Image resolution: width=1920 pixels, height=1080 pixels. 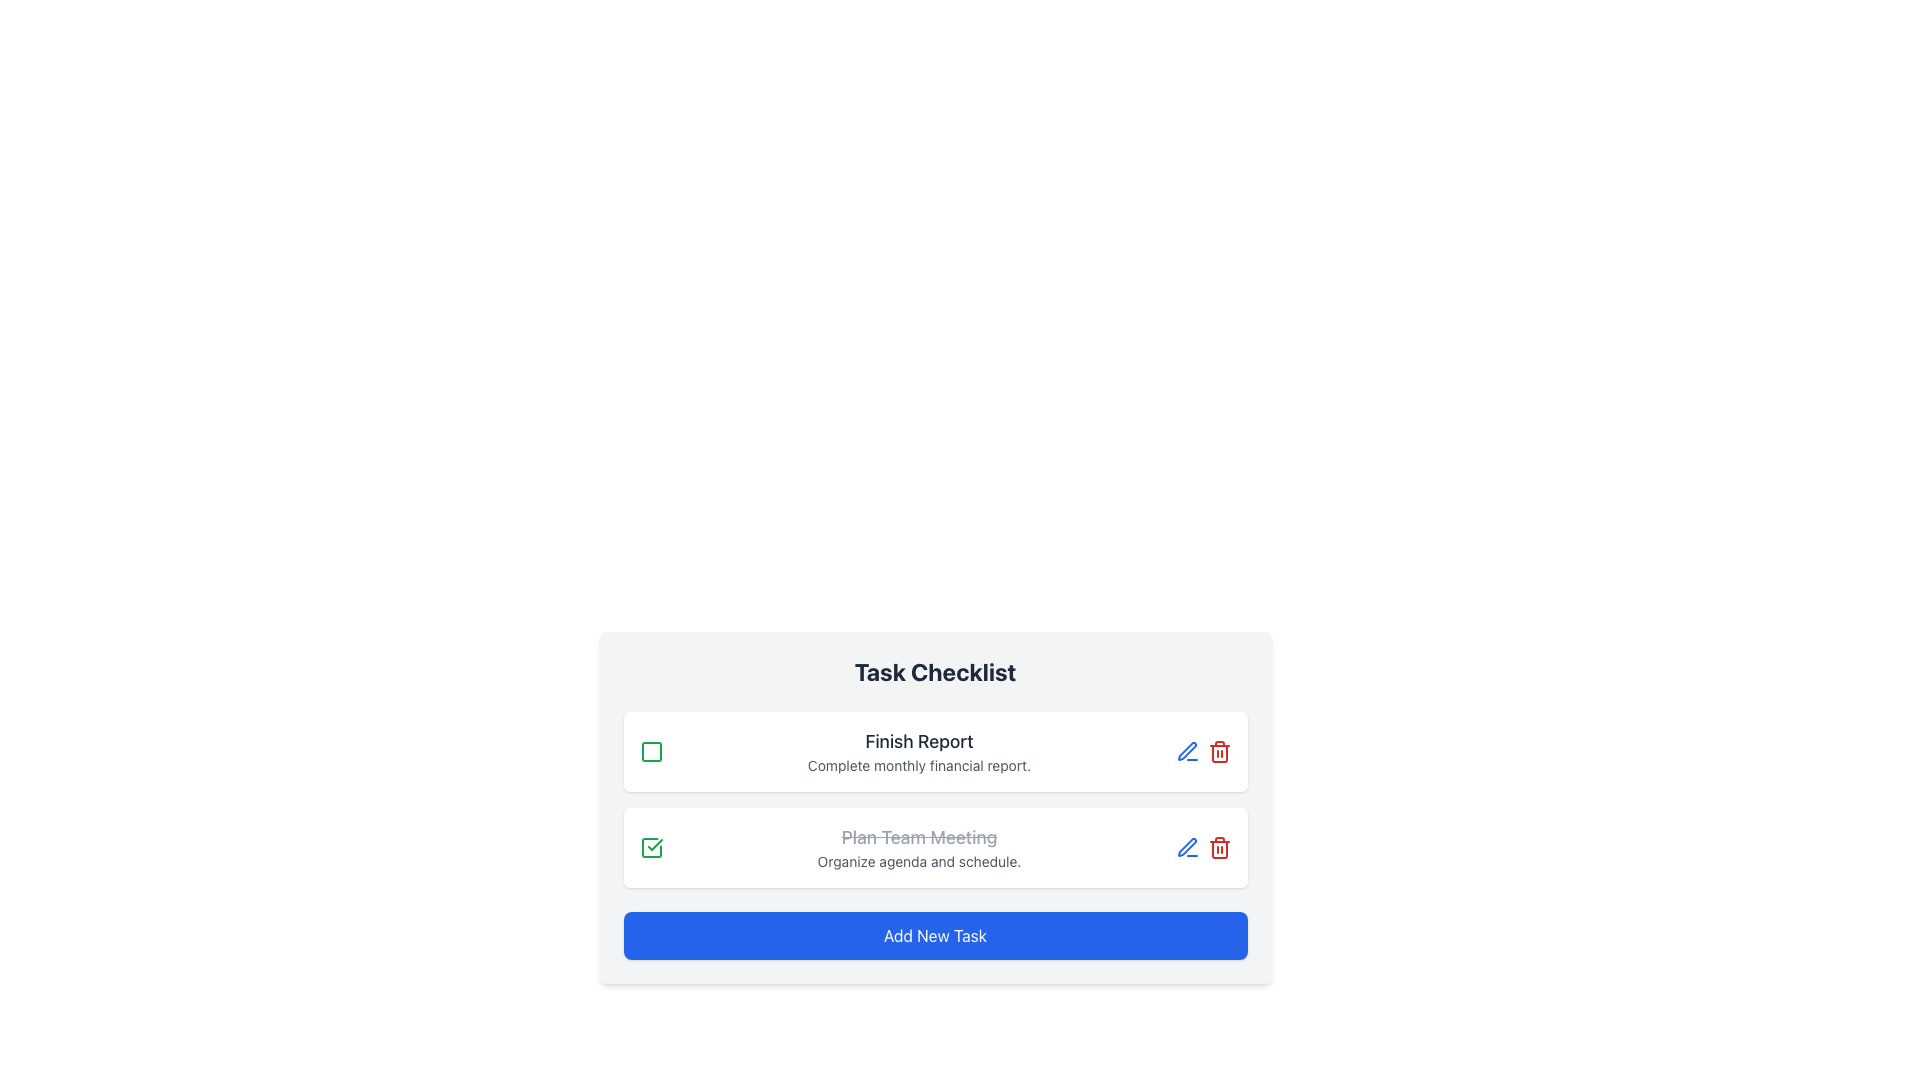 I want to click on the text display indicating a completed task titled 'Plan Team Meeting' with a strikethrough style and associated description 'Organize agenda and schedule', so click(x=918, y=848).